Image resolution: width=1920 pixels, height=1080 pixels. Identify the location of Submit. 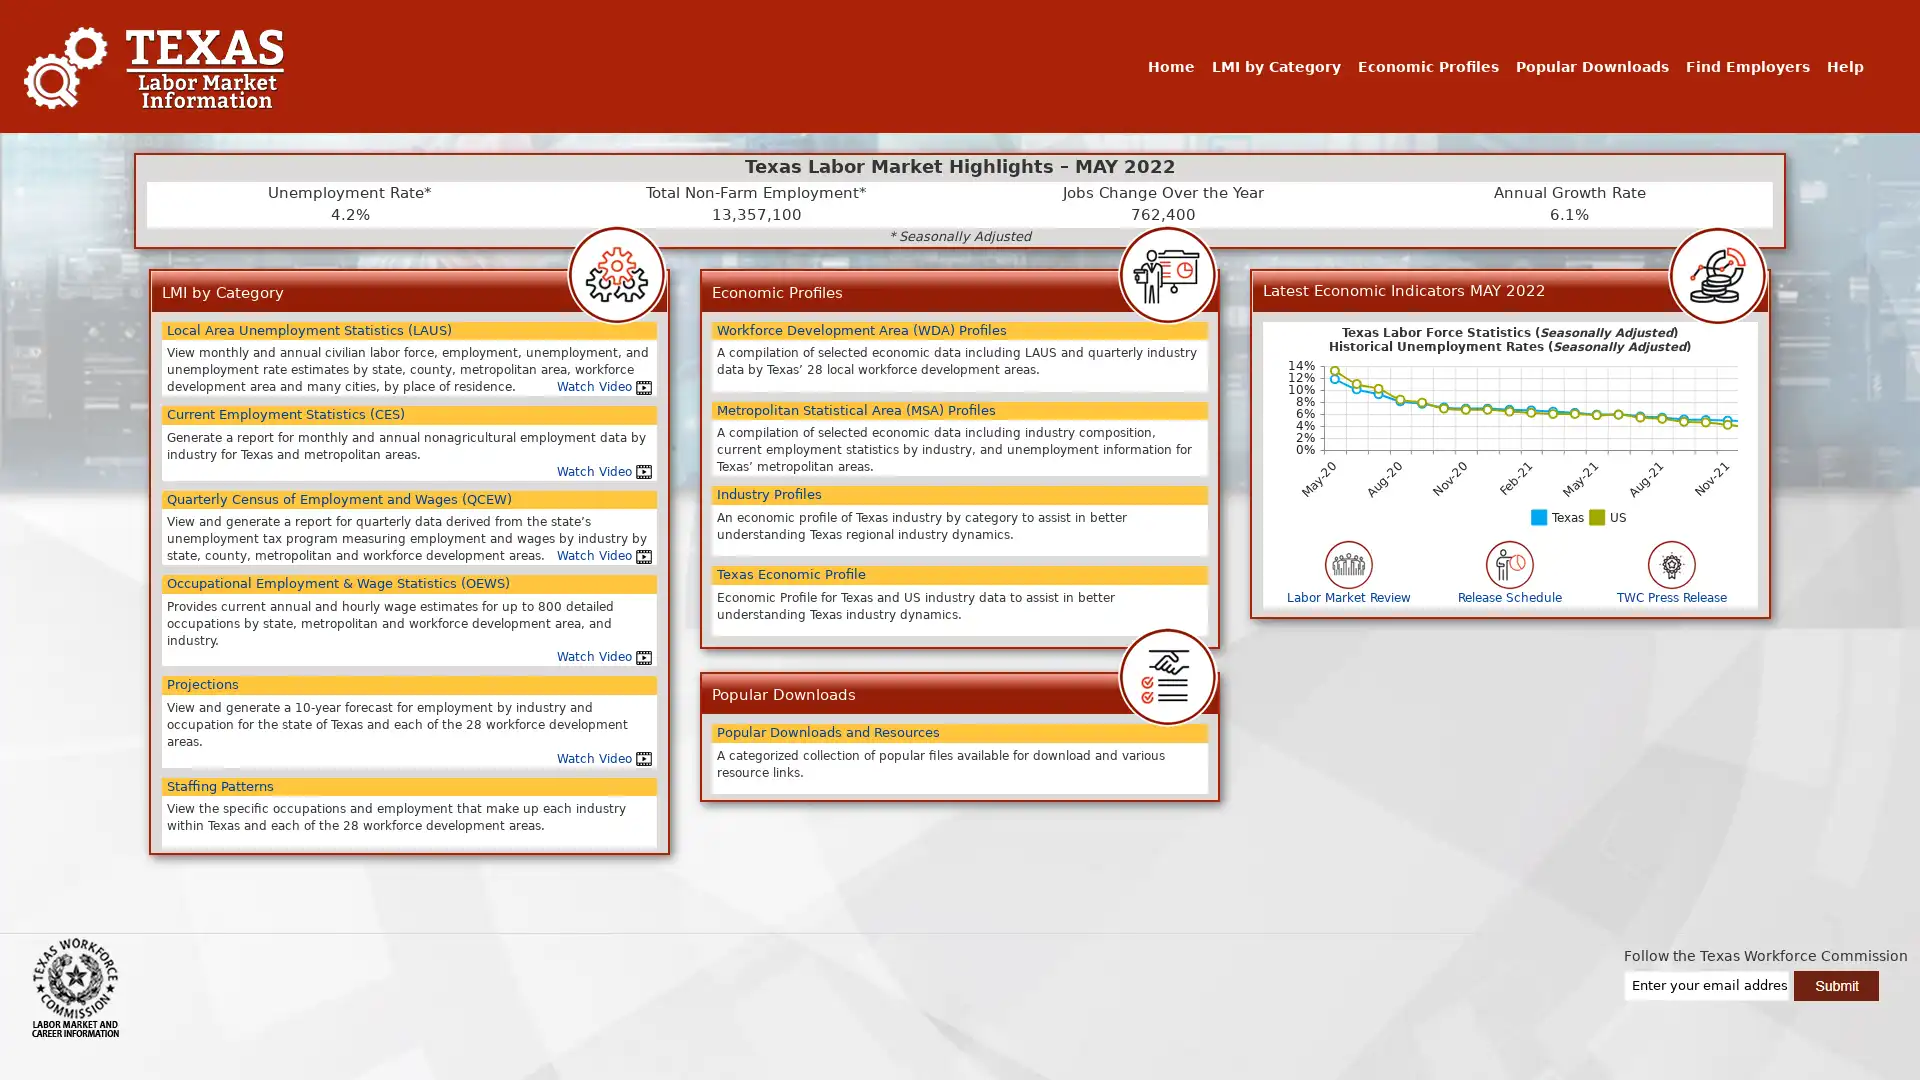
(1836, 983).